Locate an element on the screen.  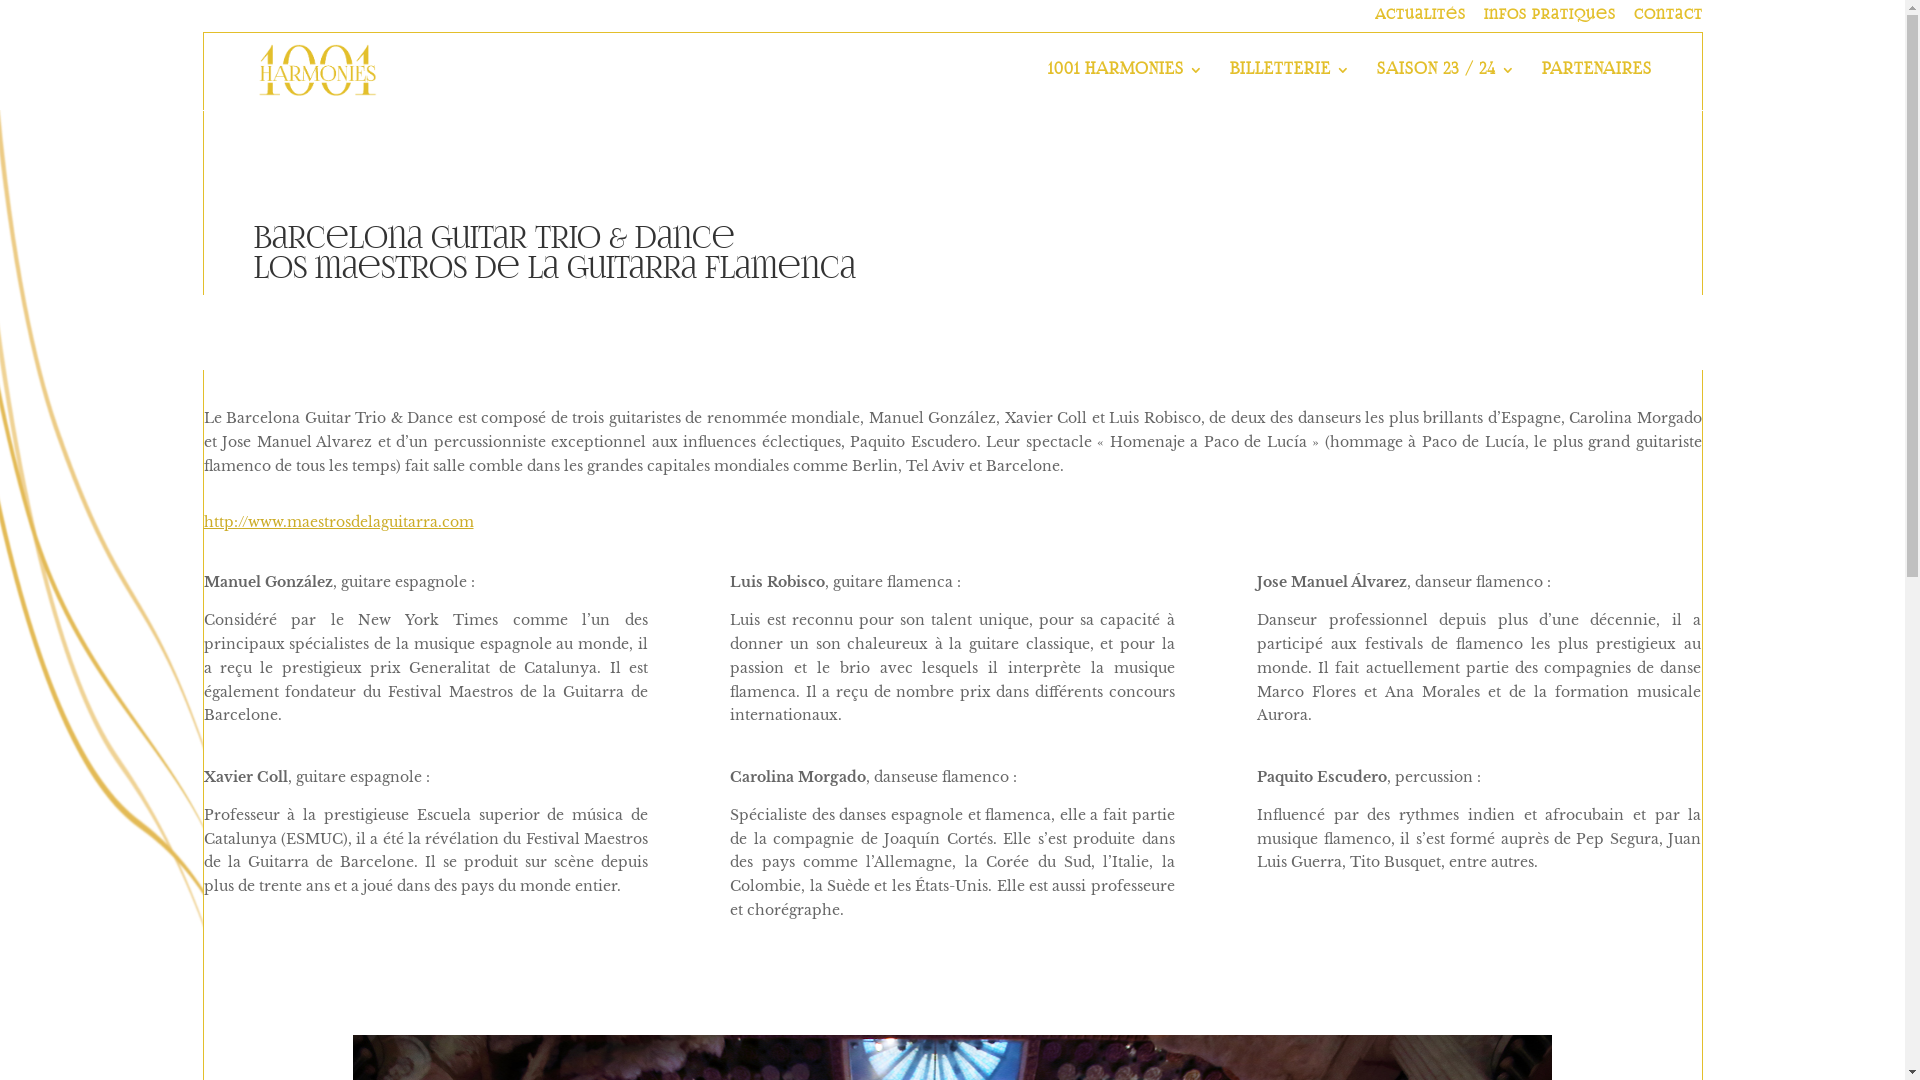
'1001 HARMONIES' is located at coordinates (1126, 85).